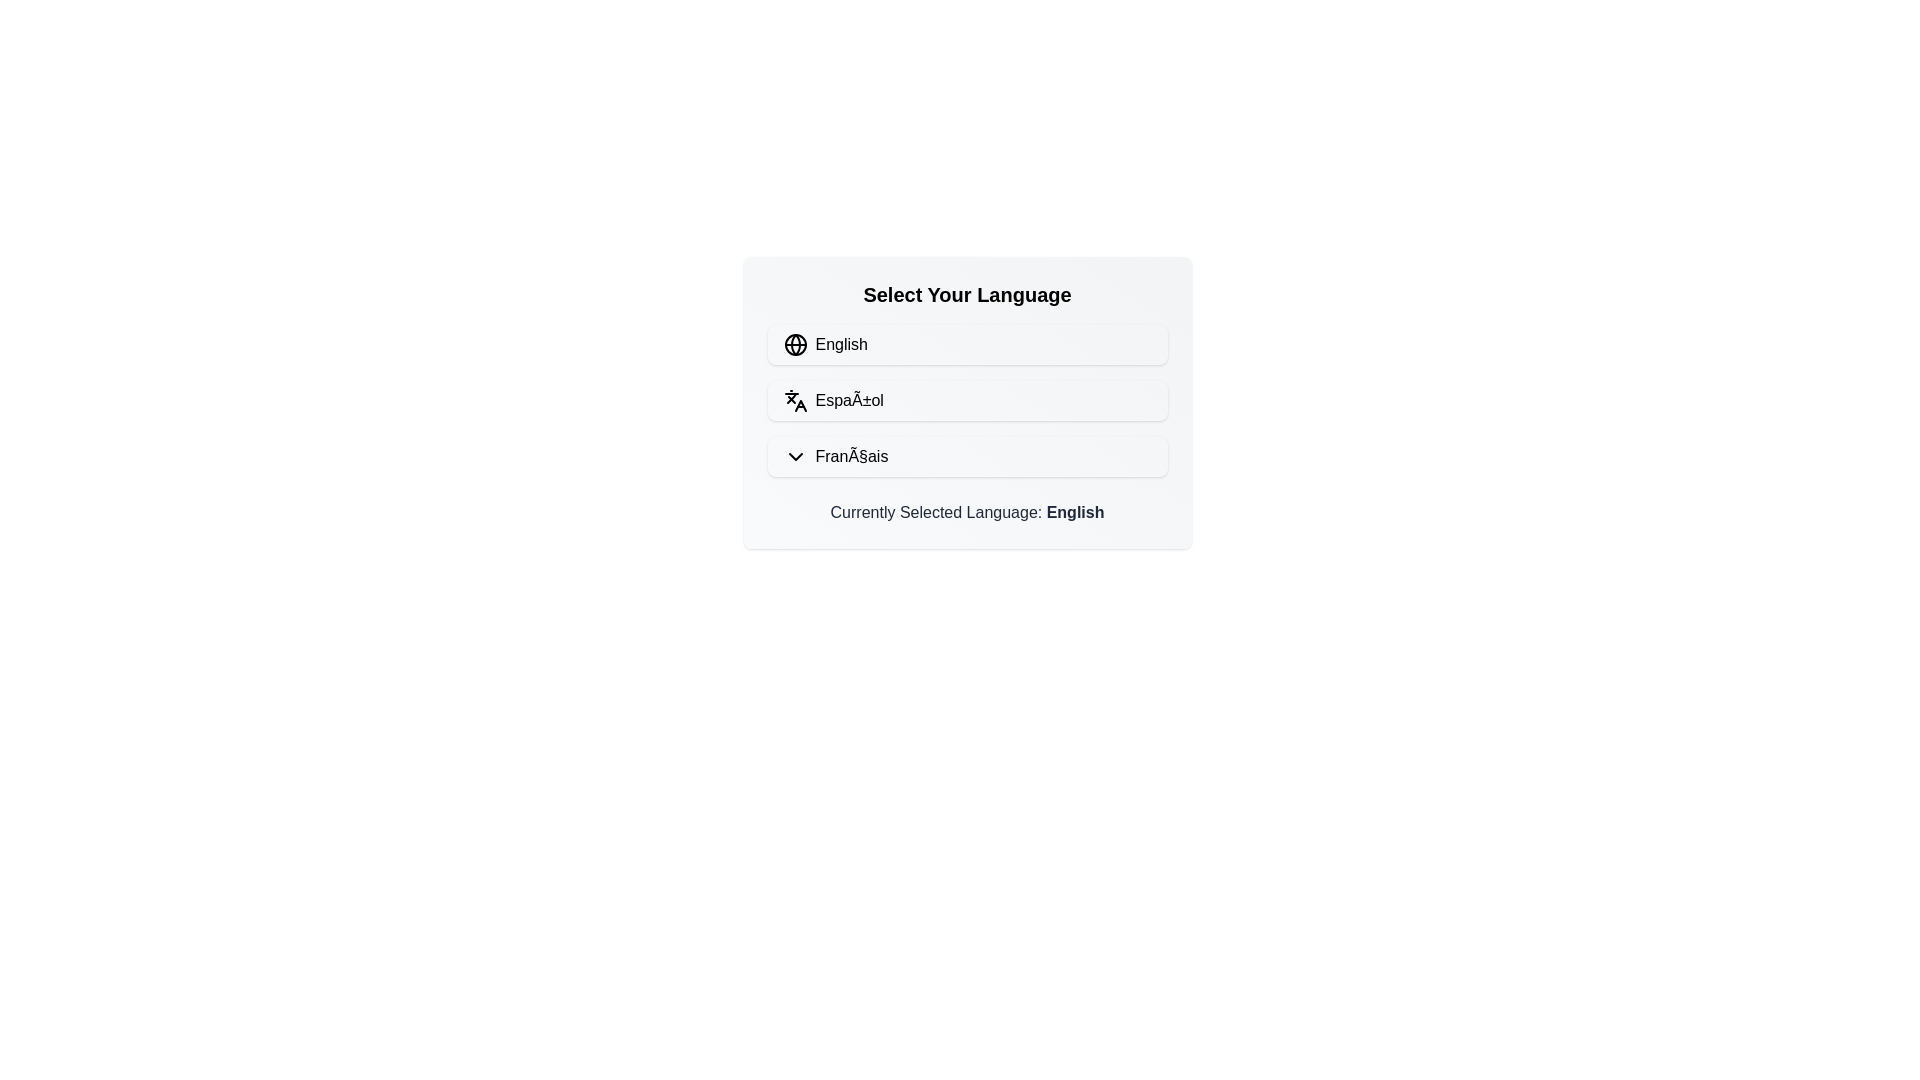  I want to click on the button labeled 'Français', so click(967, 456).